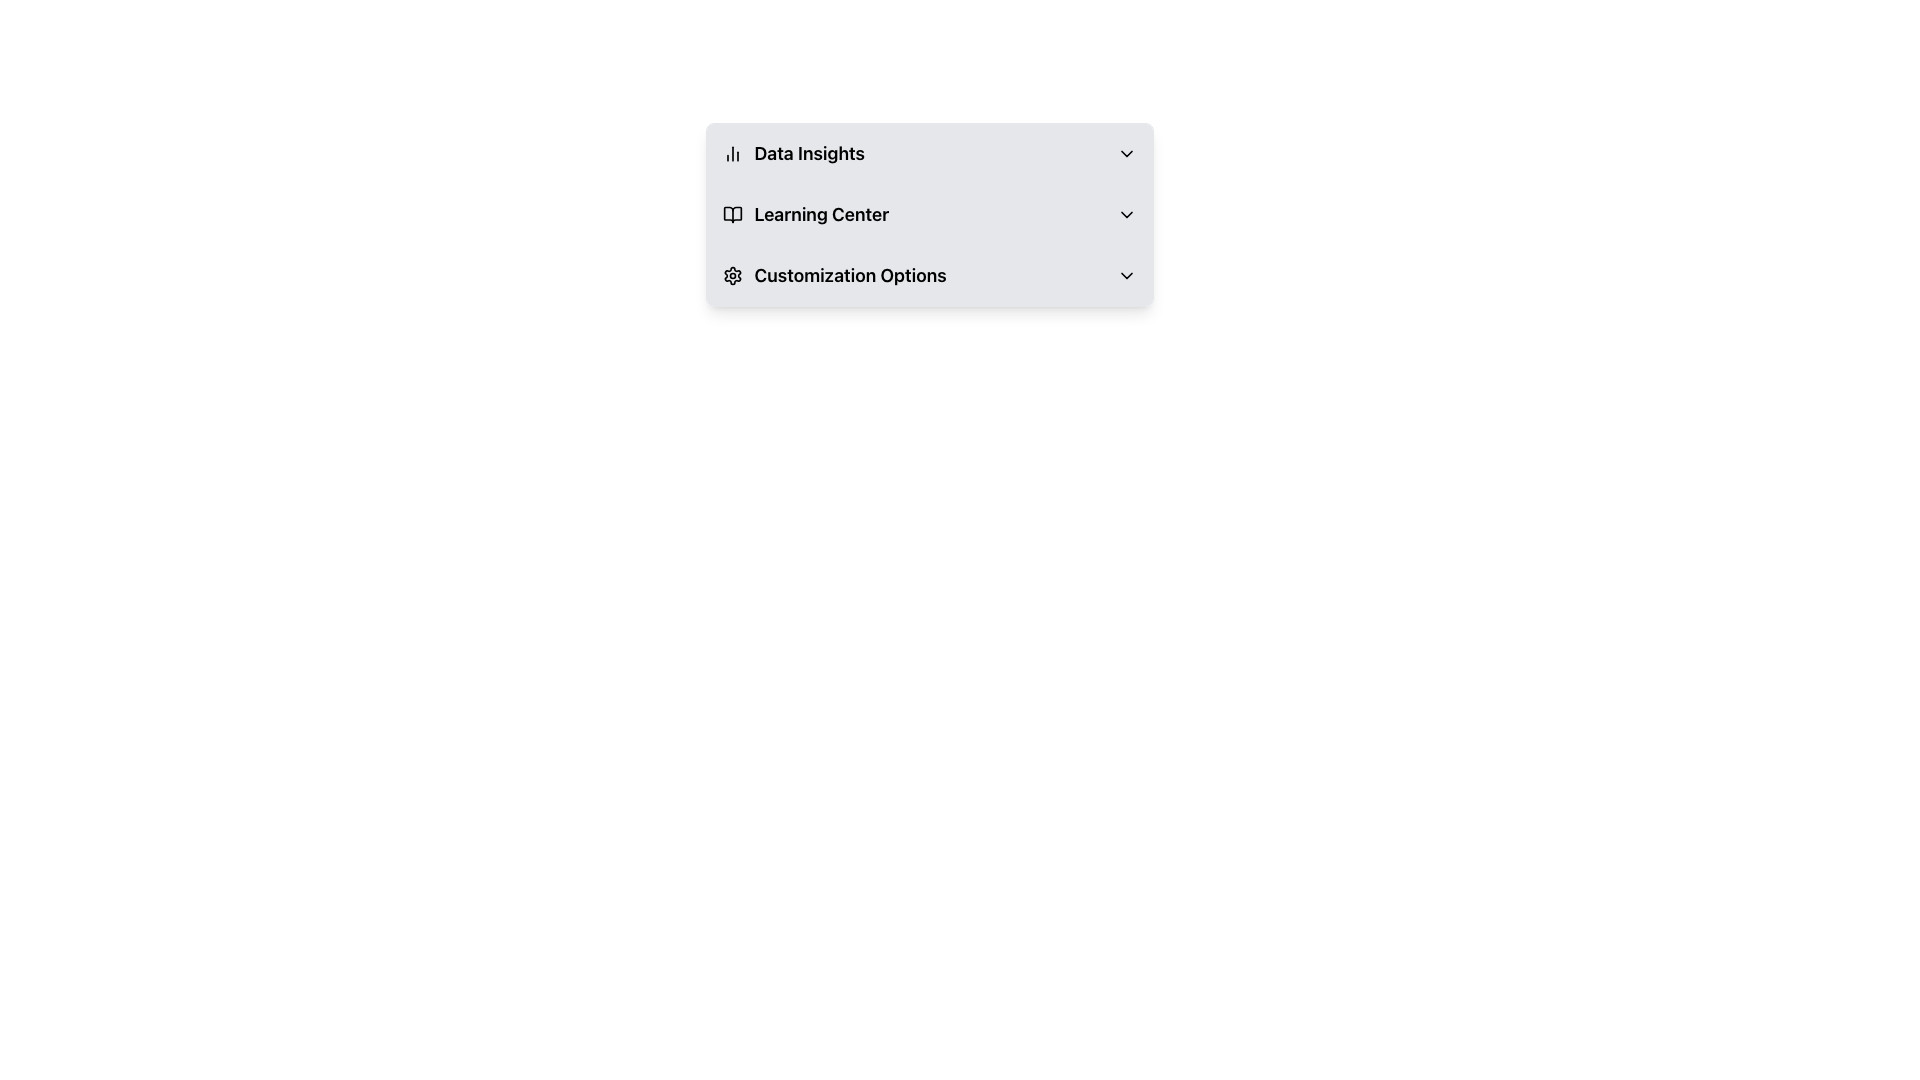 Image resolution: width=1920 pixels, height=1080 pixels. What do you see at coordinates (731, 215) in the screenshot?
I see `the open book icon in the second menu item associated with the 'Learning Center' label` at bounding box center [731, 215].